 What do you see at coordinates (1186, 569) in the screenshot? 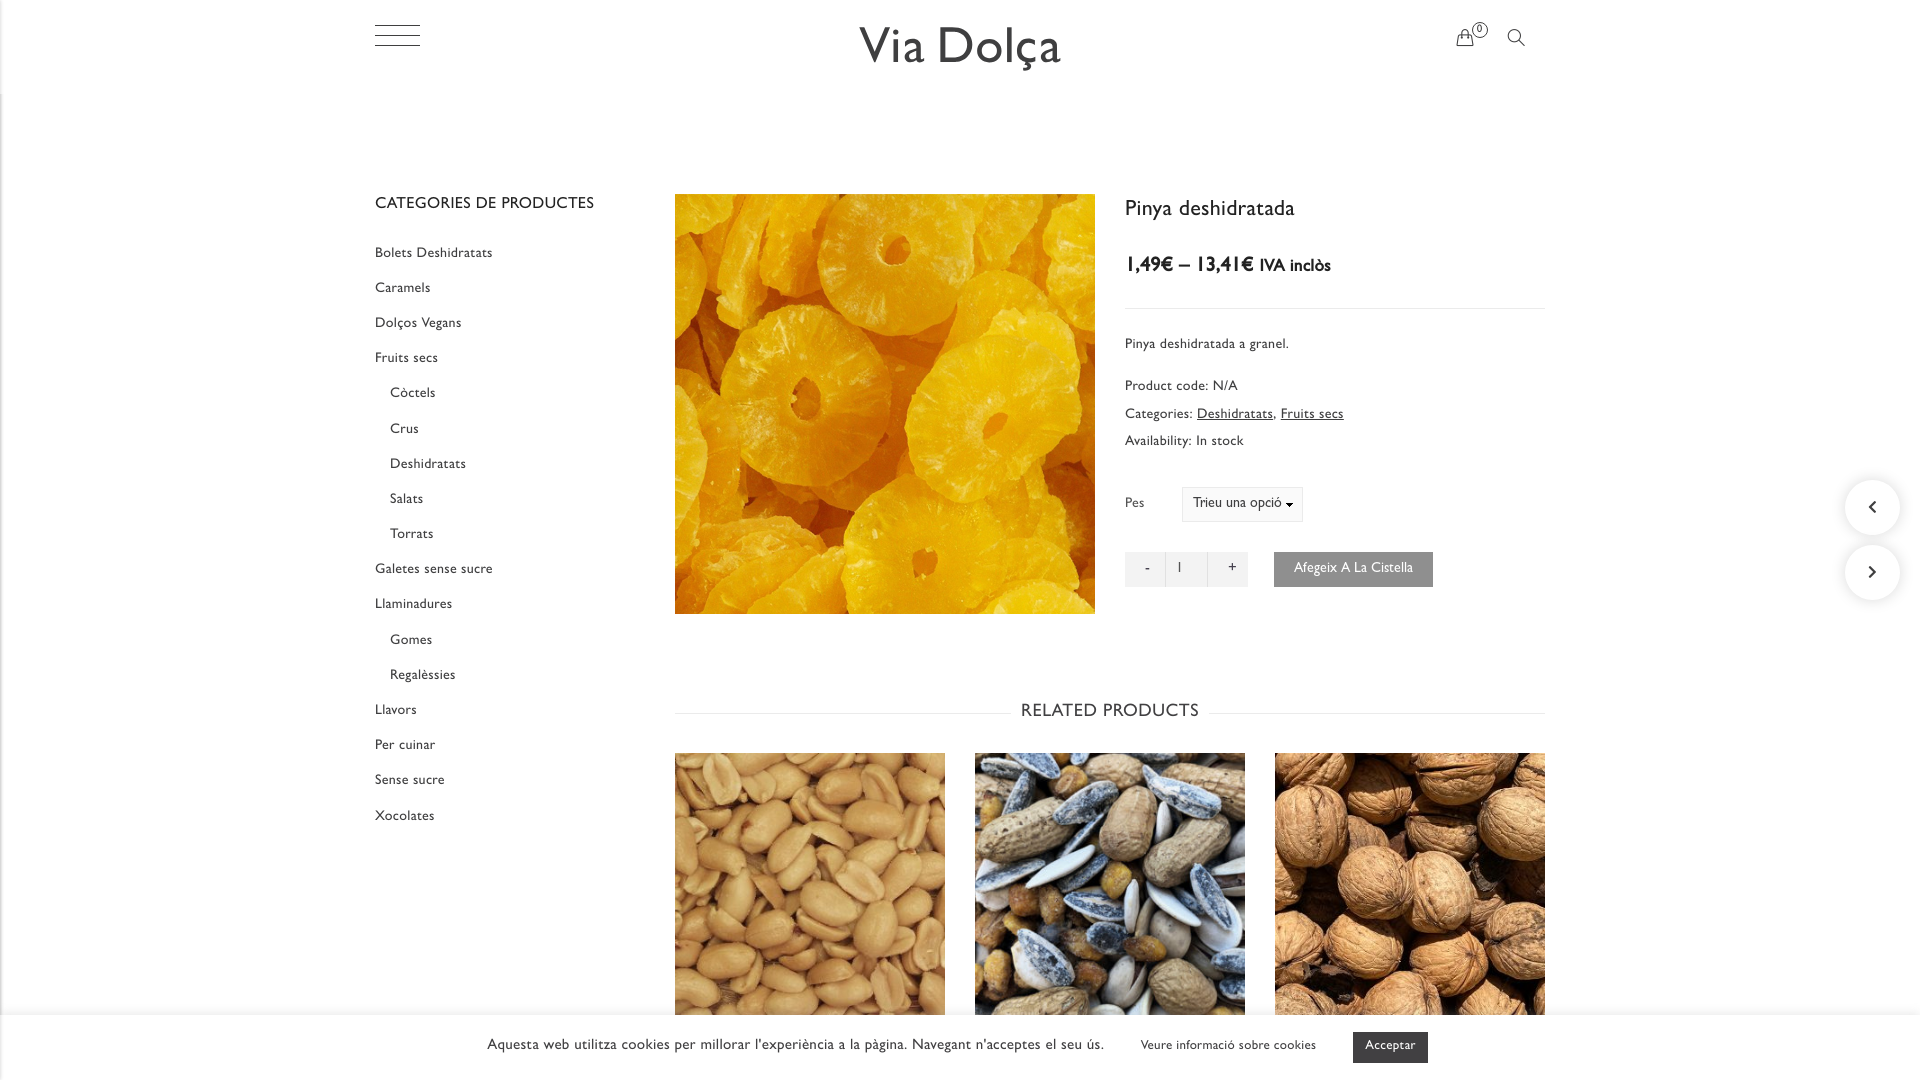
I see `'Qty'` at bounding box center [1186, 569].